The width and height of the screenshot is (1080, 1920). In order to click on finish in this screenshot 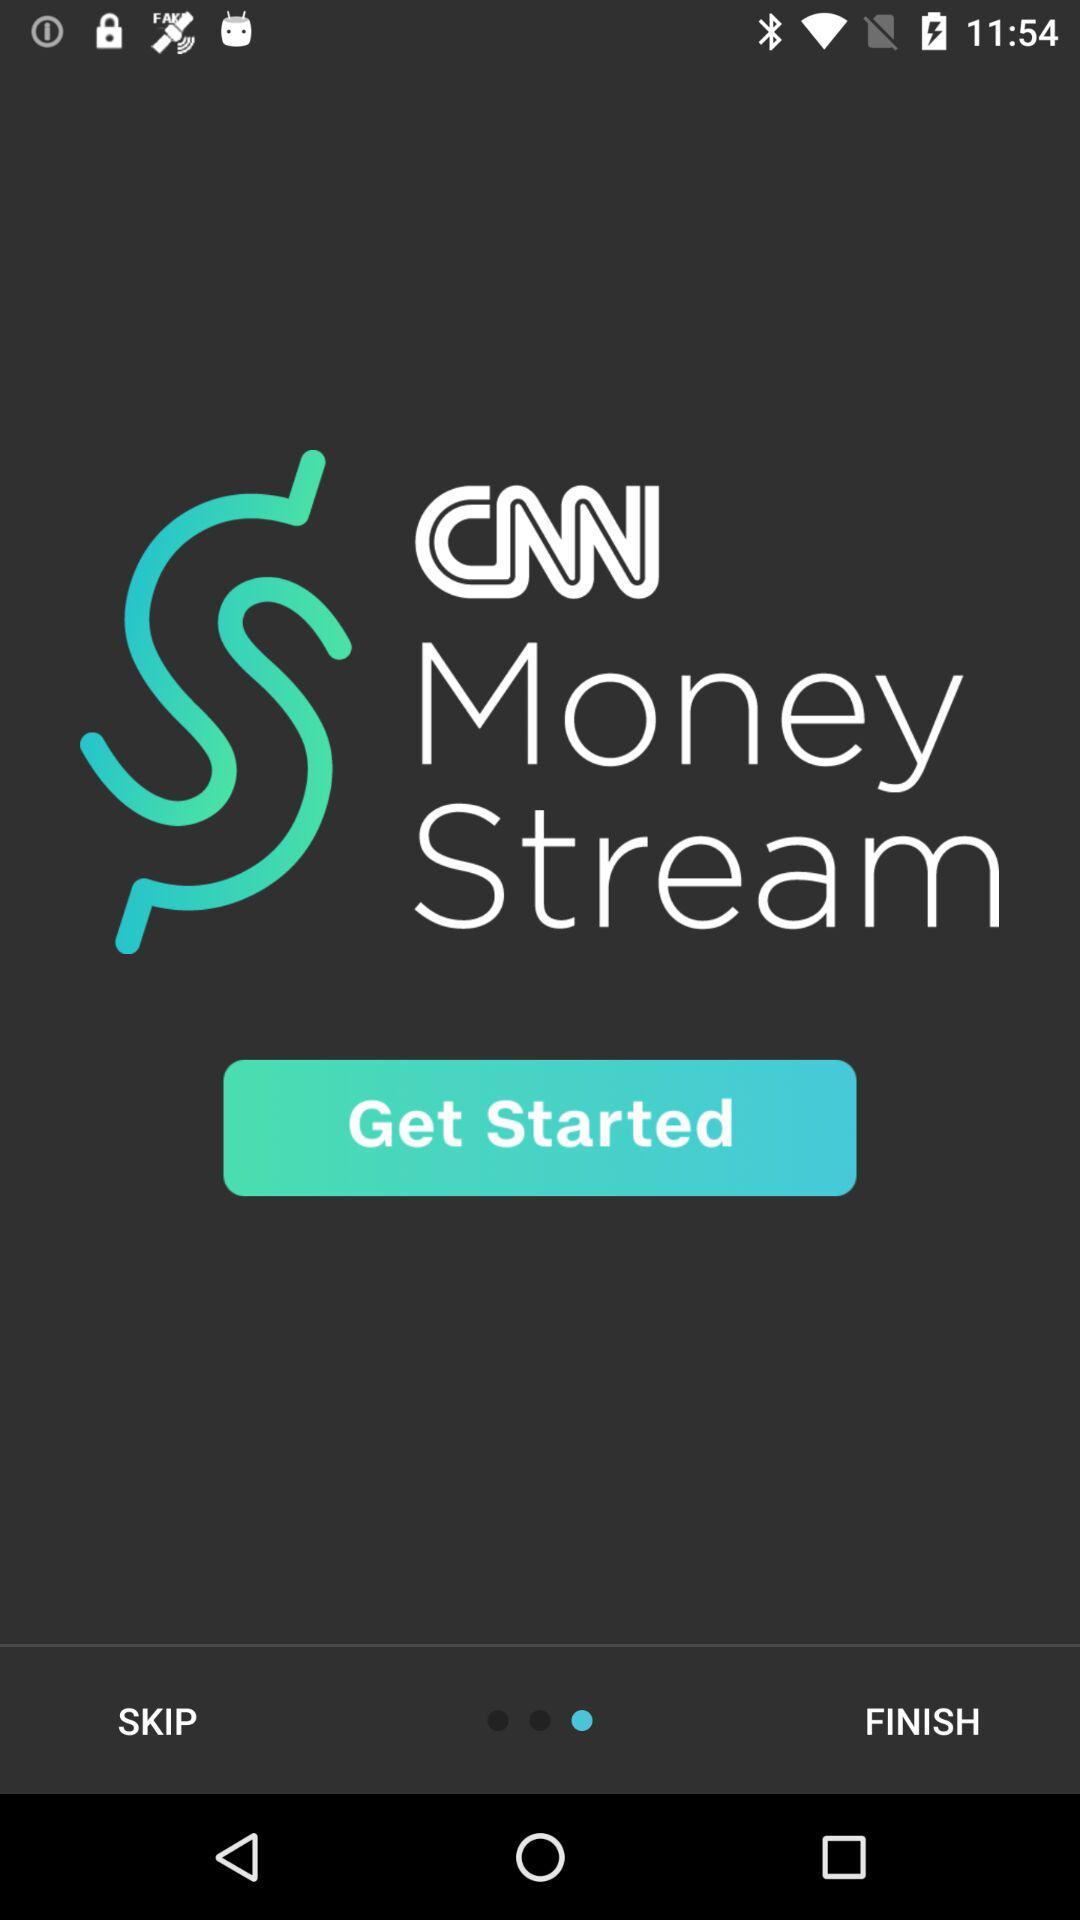, I will do `click(922, 1719)`.